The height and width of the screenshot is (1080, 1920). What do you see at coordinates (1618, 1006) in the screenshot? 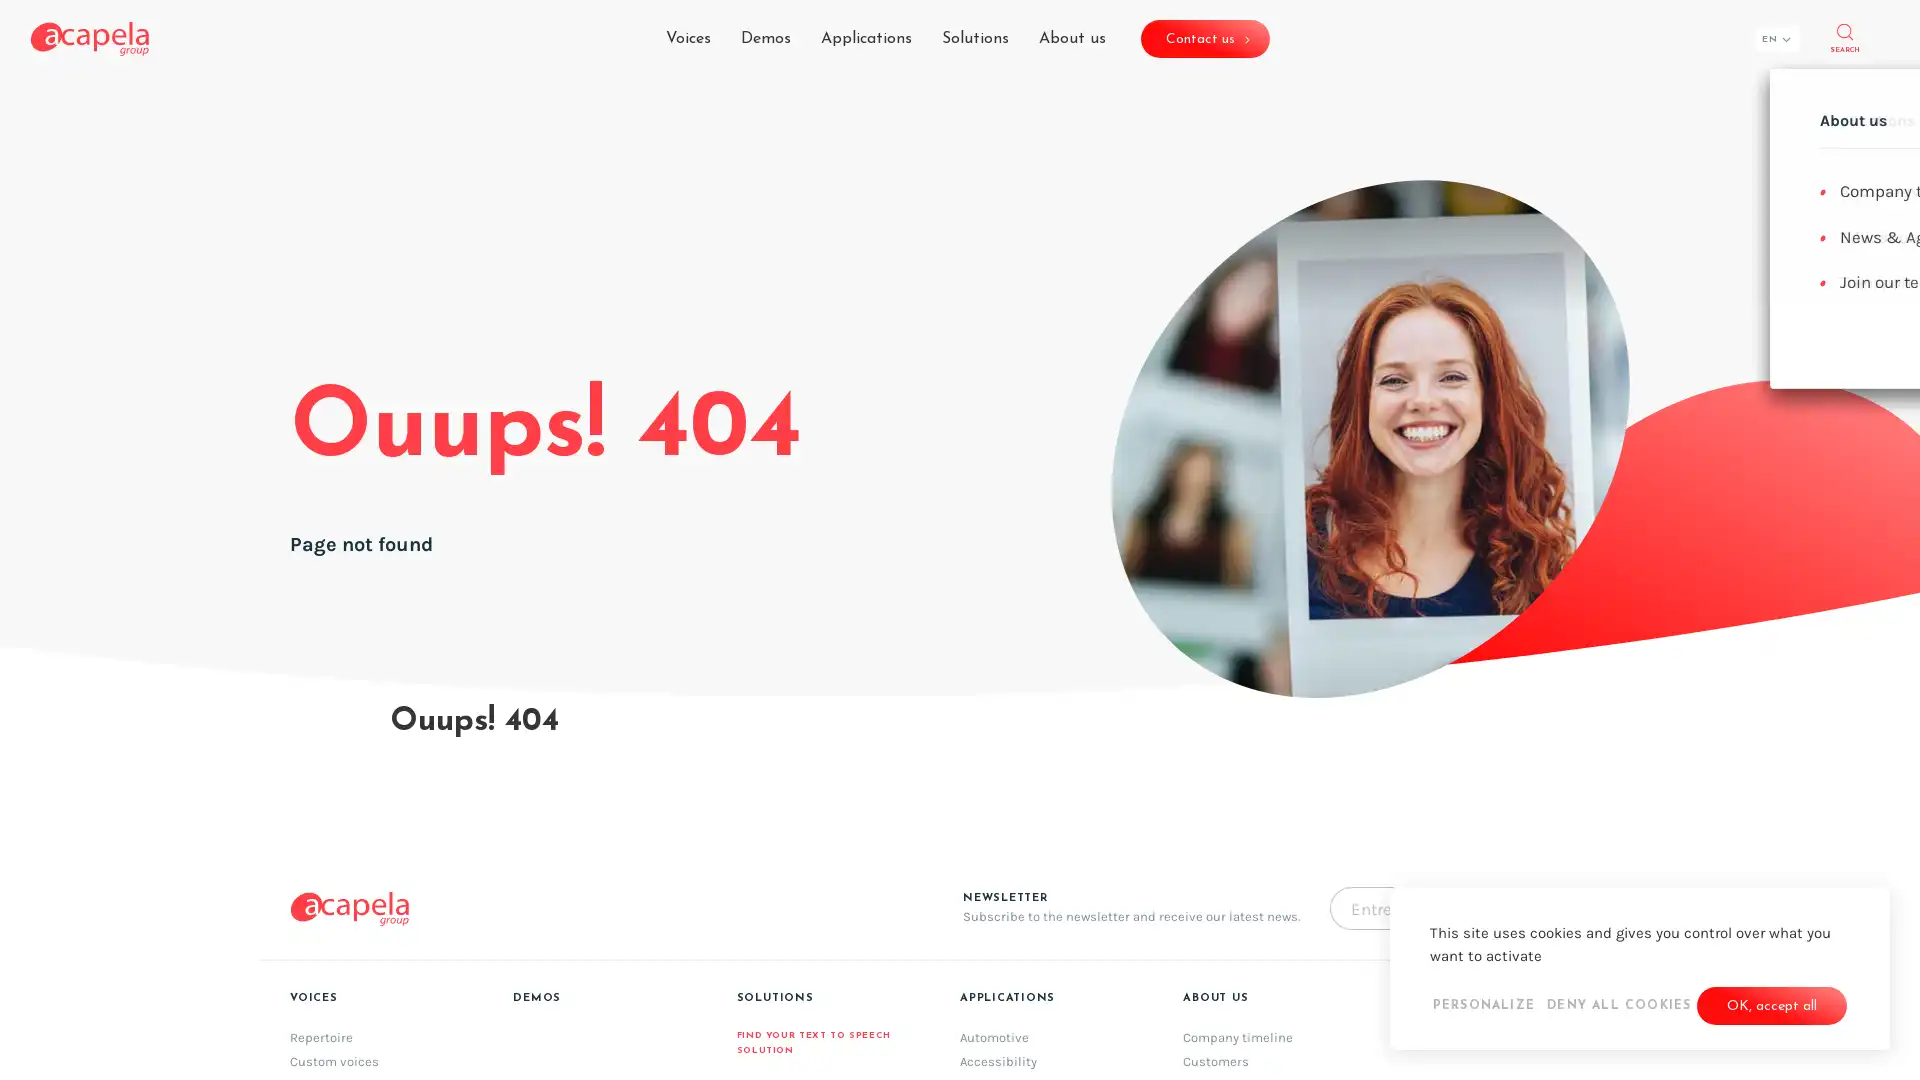
I see `DENY ALL COOKIES` at bounding box center [1618, 1006].